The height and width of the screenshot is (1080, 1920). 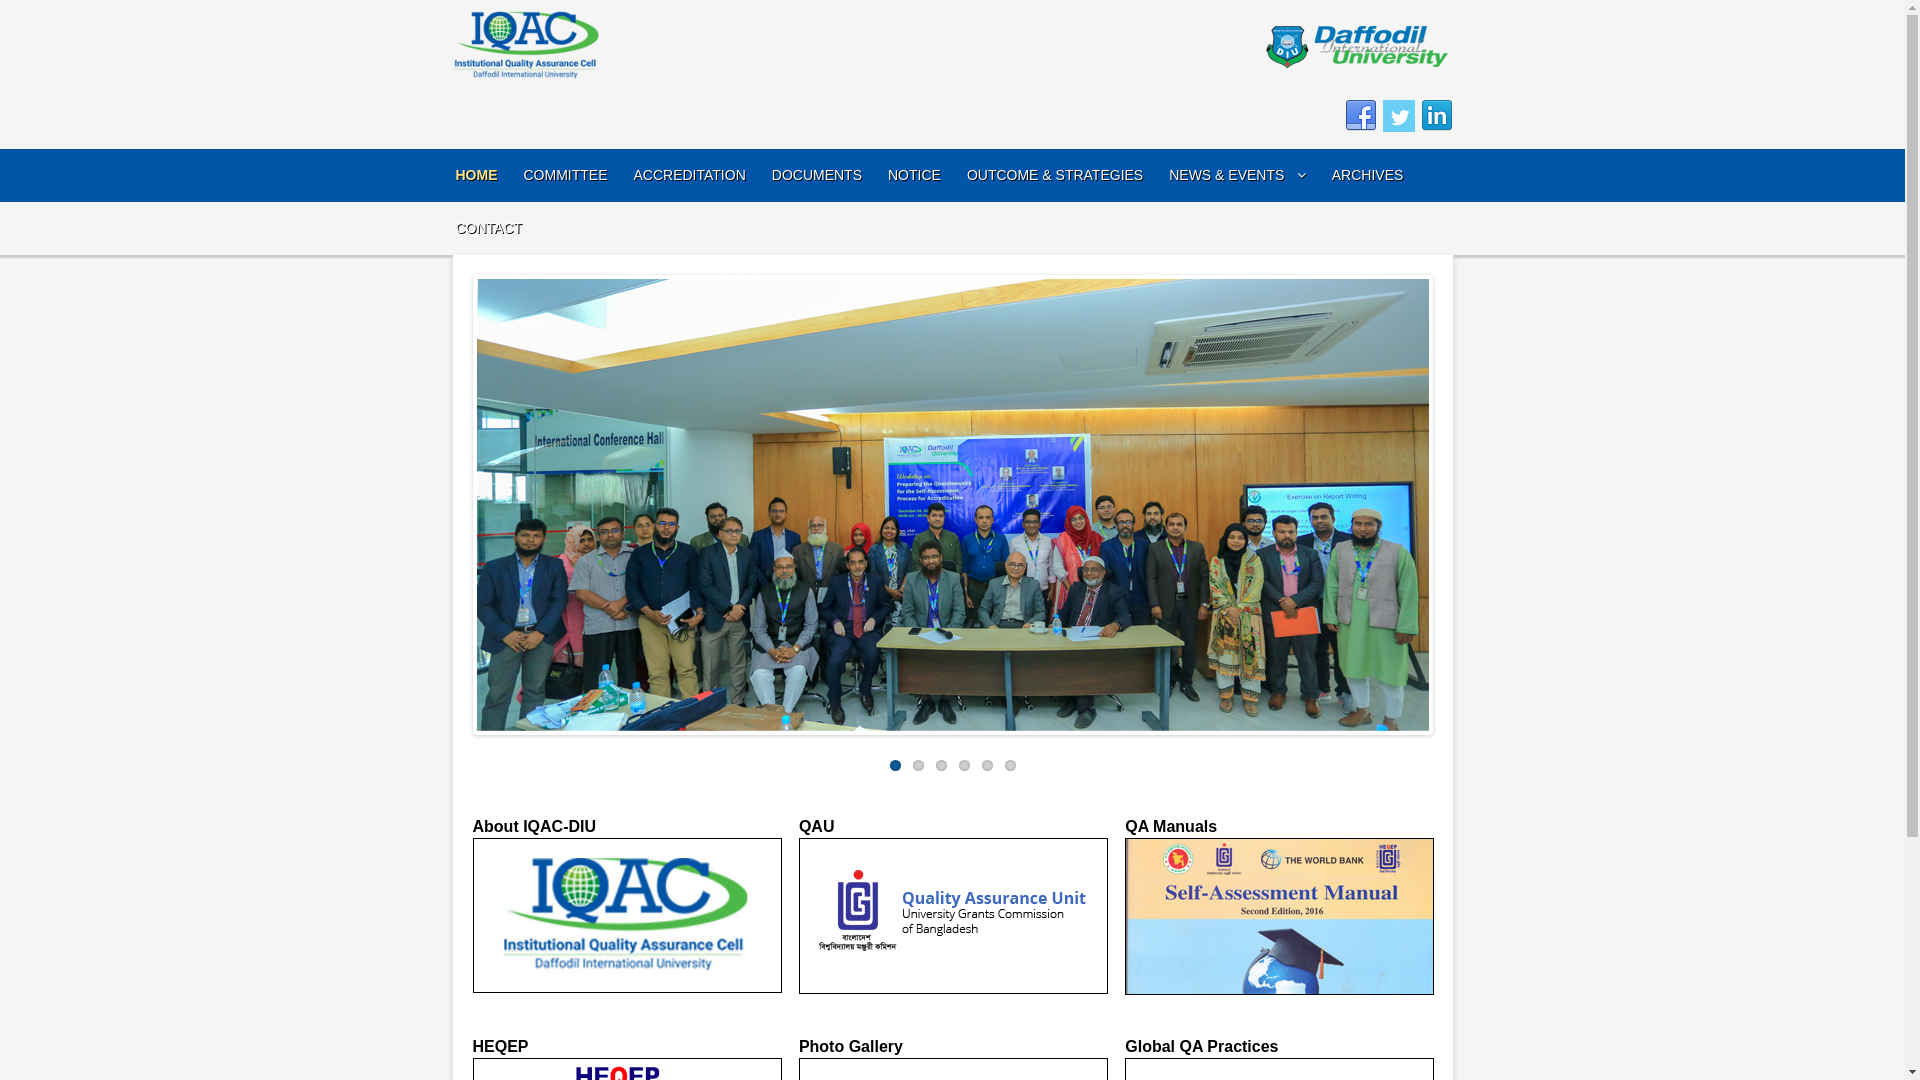 What do you see at coordinates (916, 765) in the screenshot?
I see `'2'` at bounding box center [916, 765].